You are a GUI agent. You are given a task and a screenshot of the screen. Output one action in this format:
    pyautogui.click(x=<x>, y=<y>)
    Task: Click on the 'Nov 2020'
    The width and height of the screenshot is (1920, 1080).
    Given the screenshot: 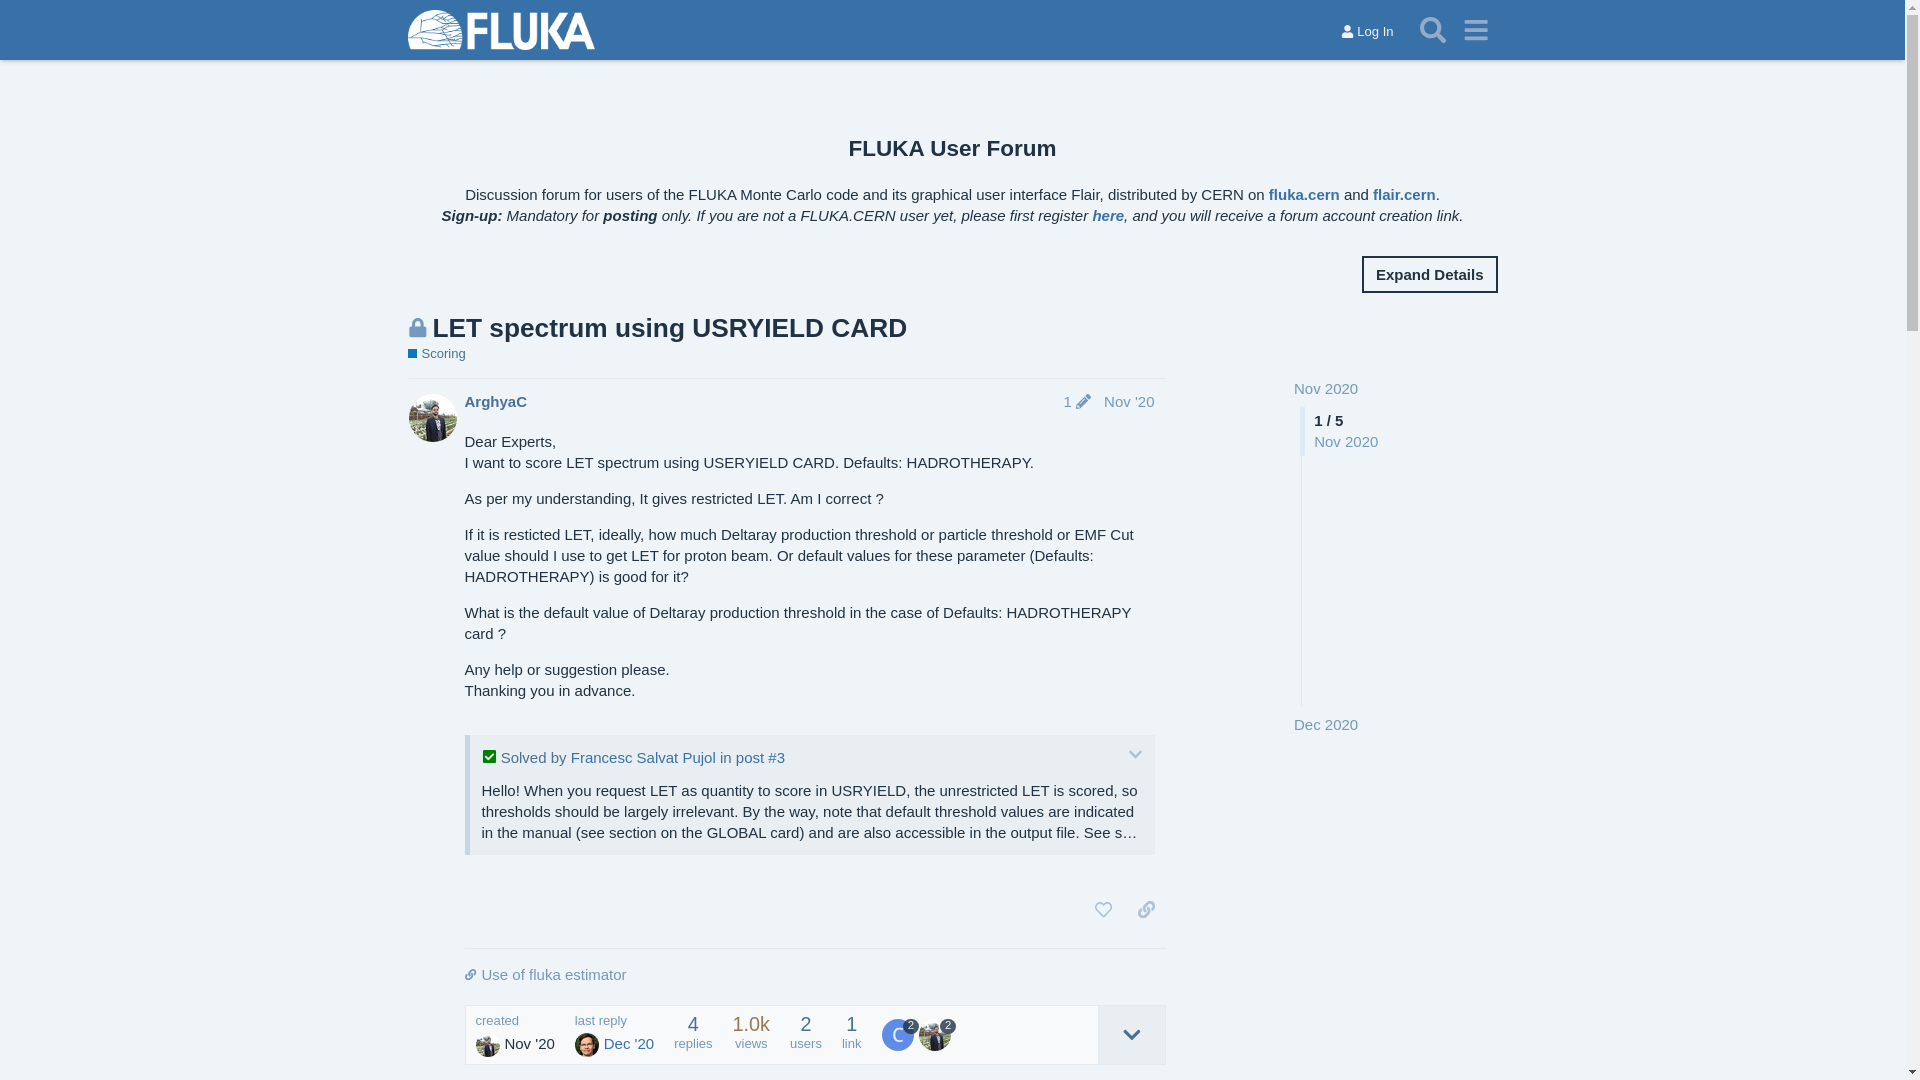 What is the action you would take?
    pyautogui.click(x=1325, y=388)
    